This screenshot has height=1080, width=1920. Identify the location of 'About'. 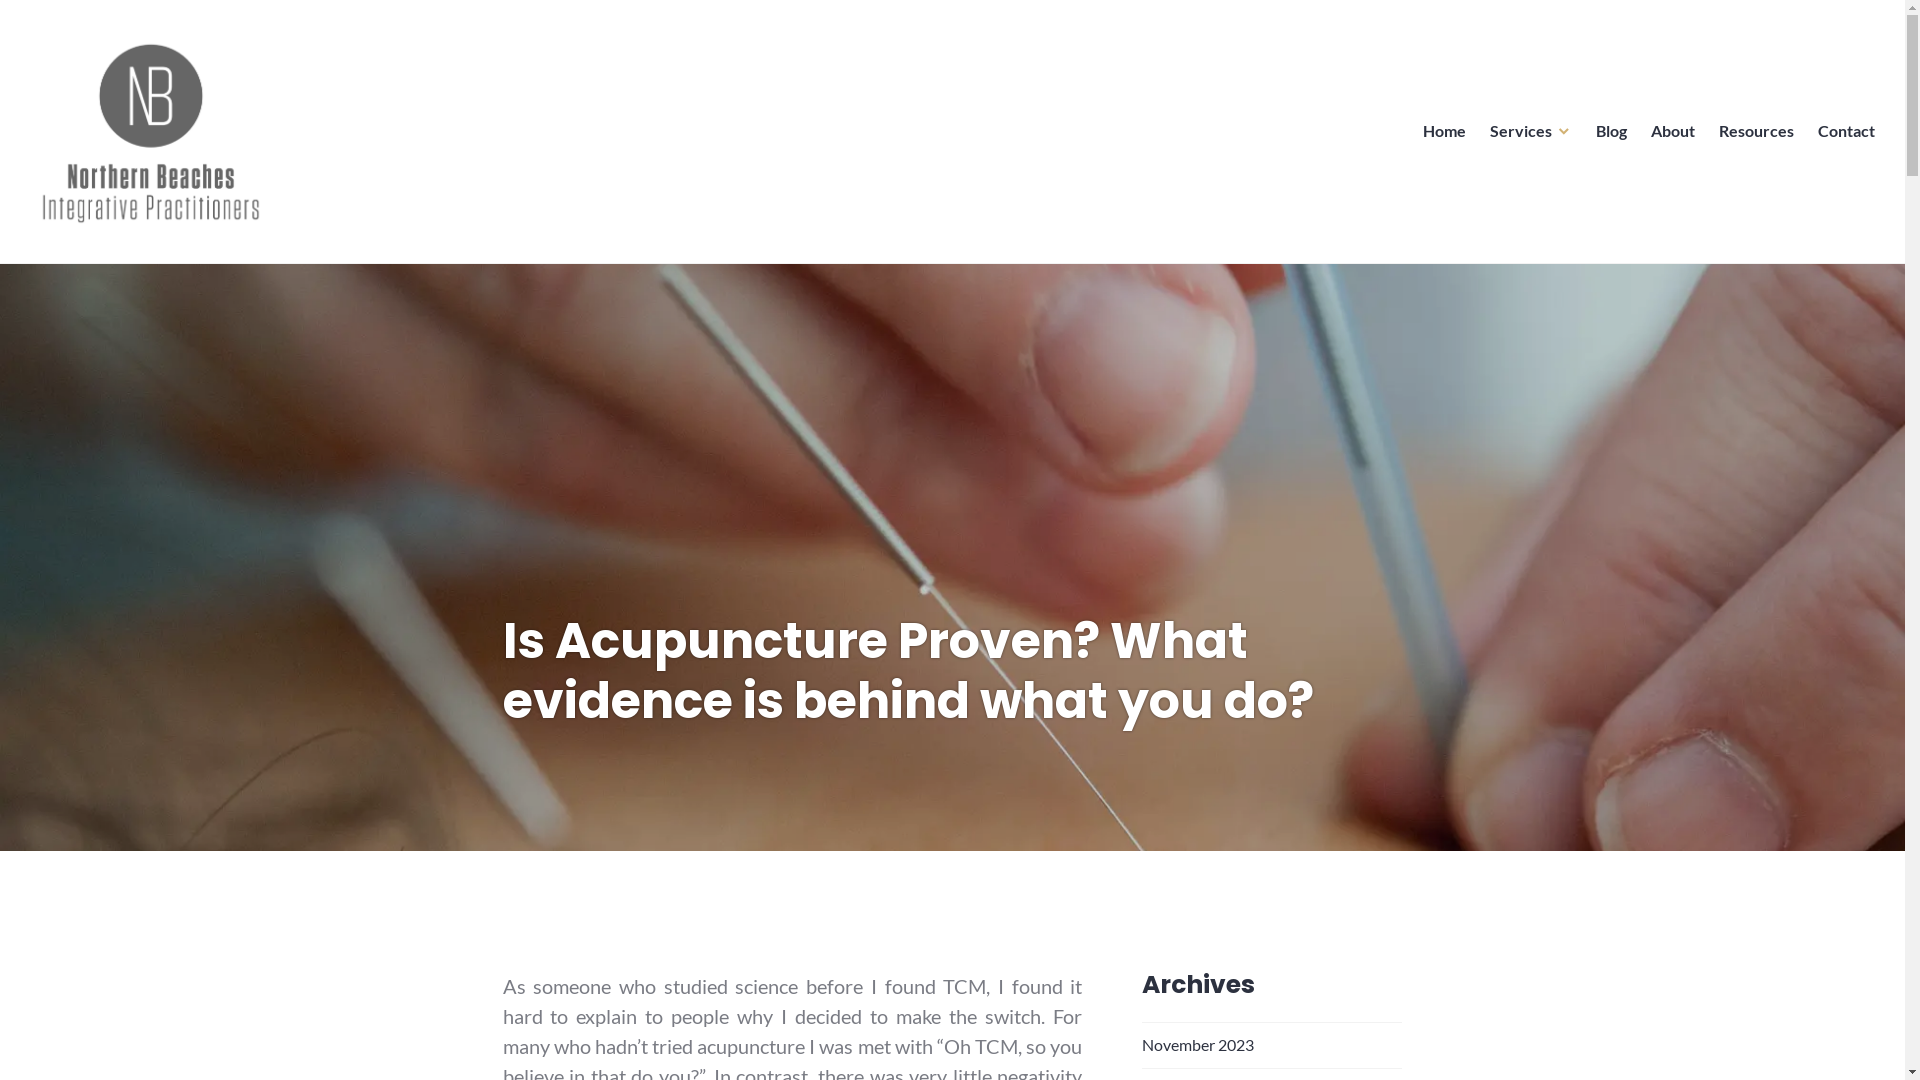
(1673, 131).